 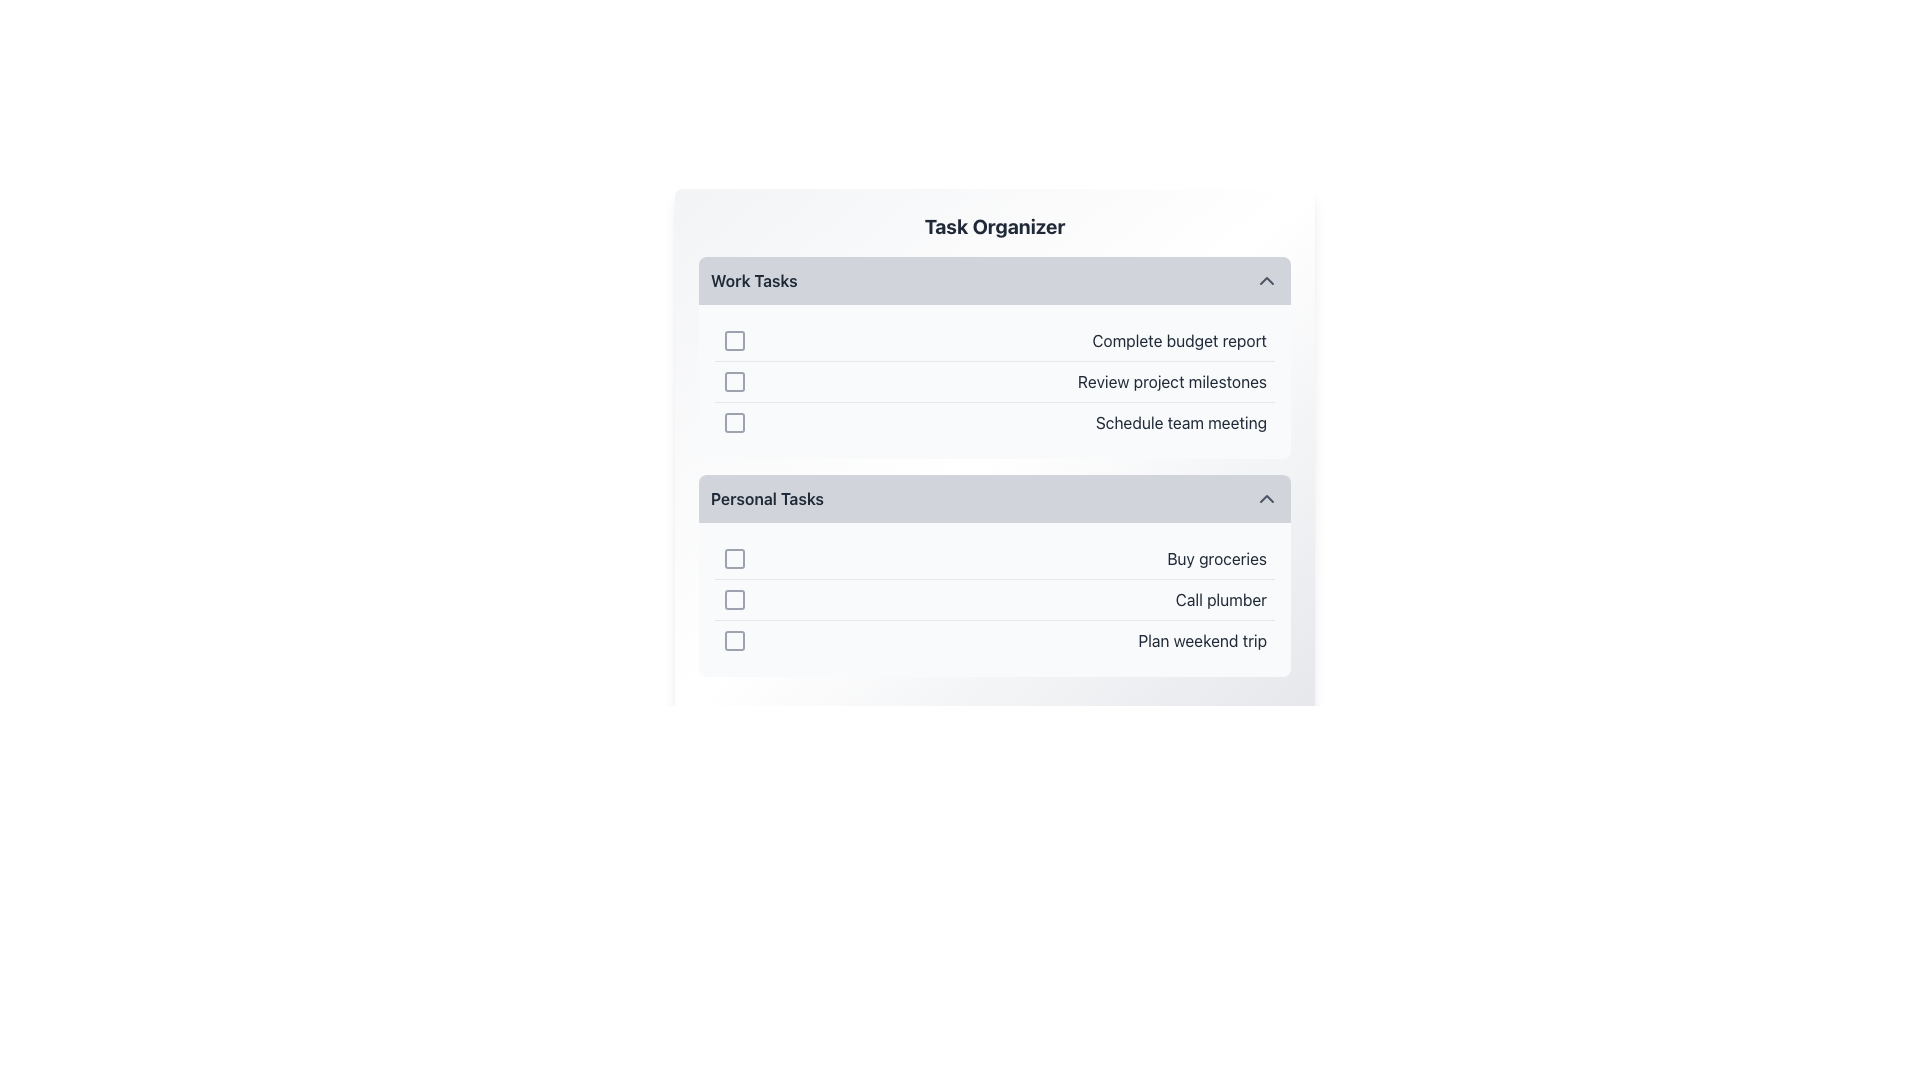 What do you see at coordinates (1179, 339) in the screenshot?
I see `the text label displaying 'Complete budget report'` at bounding box center [1179, 339].